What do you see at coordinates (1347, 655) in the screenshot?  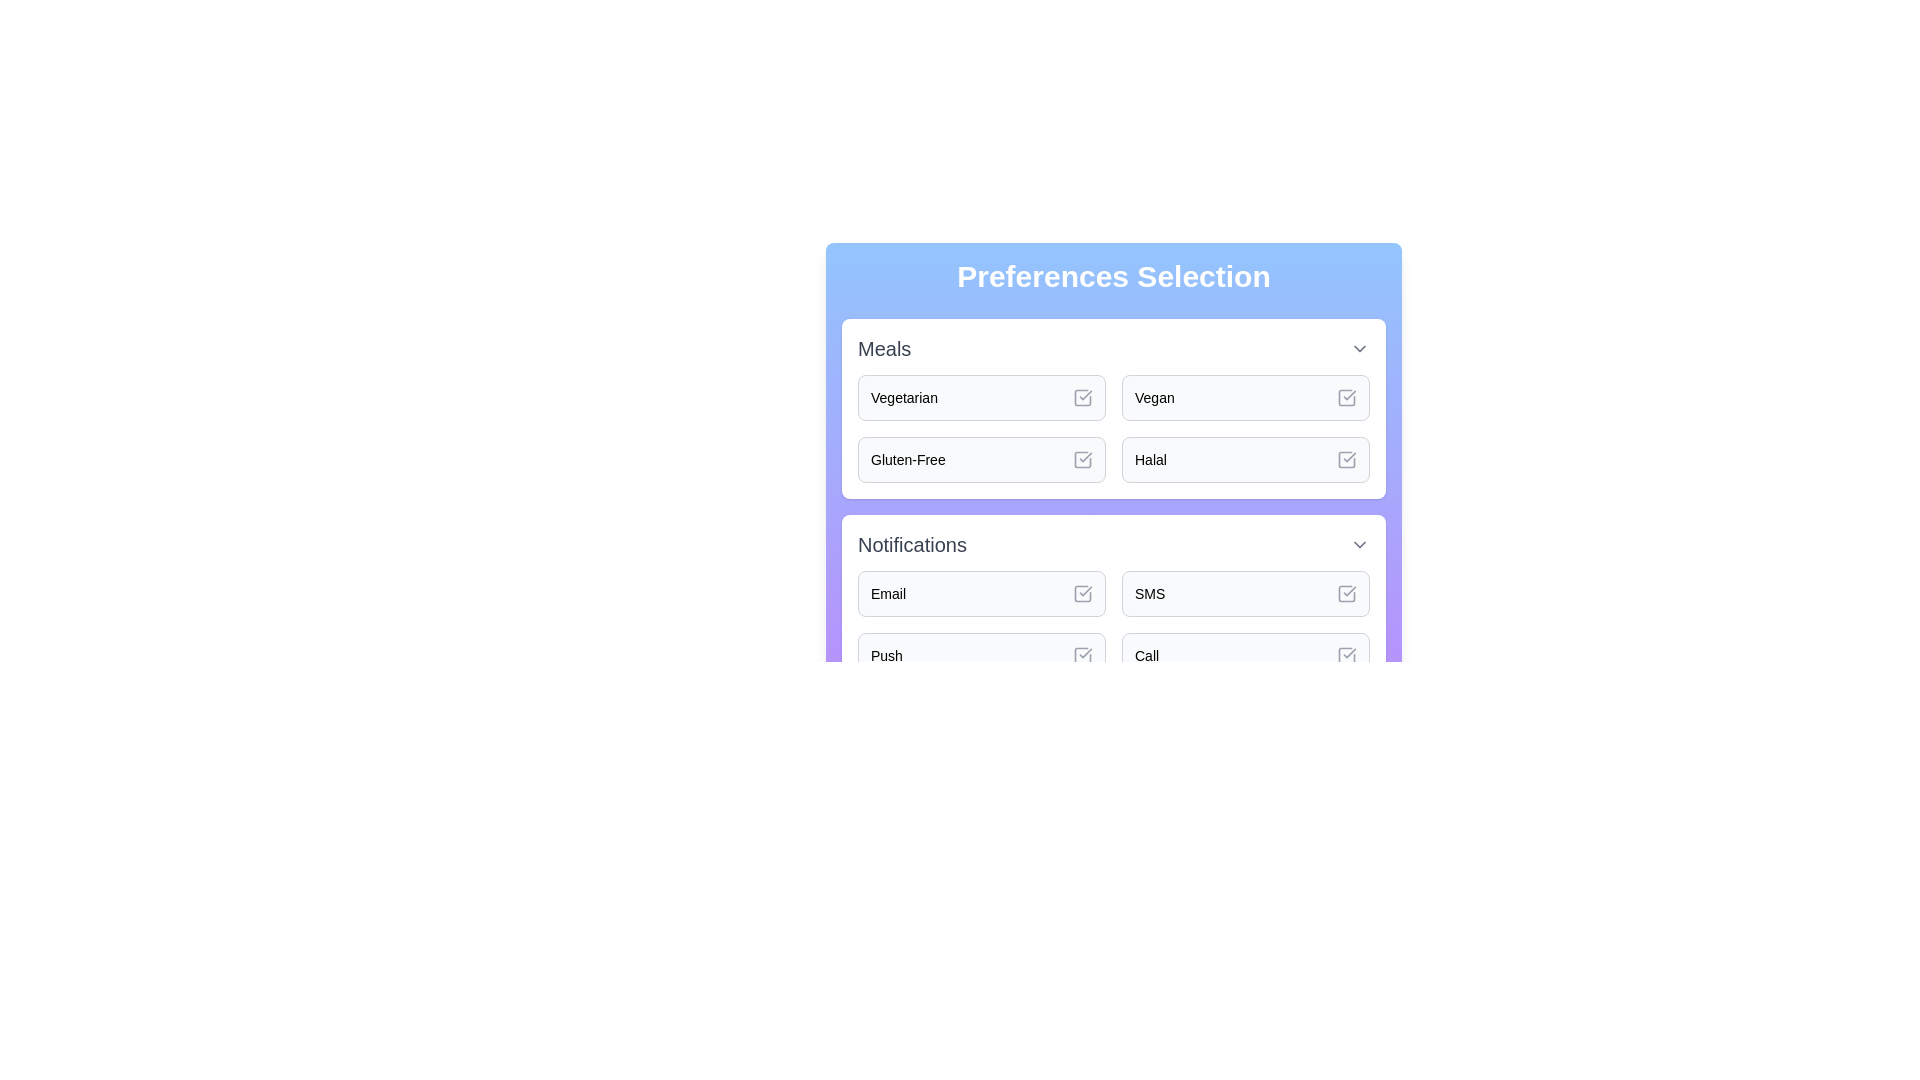 I see `the checkbox icon with a checkmark inside, located on the far right of the 'Call' option in the 'Notifications' section` at bounding box center [1347, 655].